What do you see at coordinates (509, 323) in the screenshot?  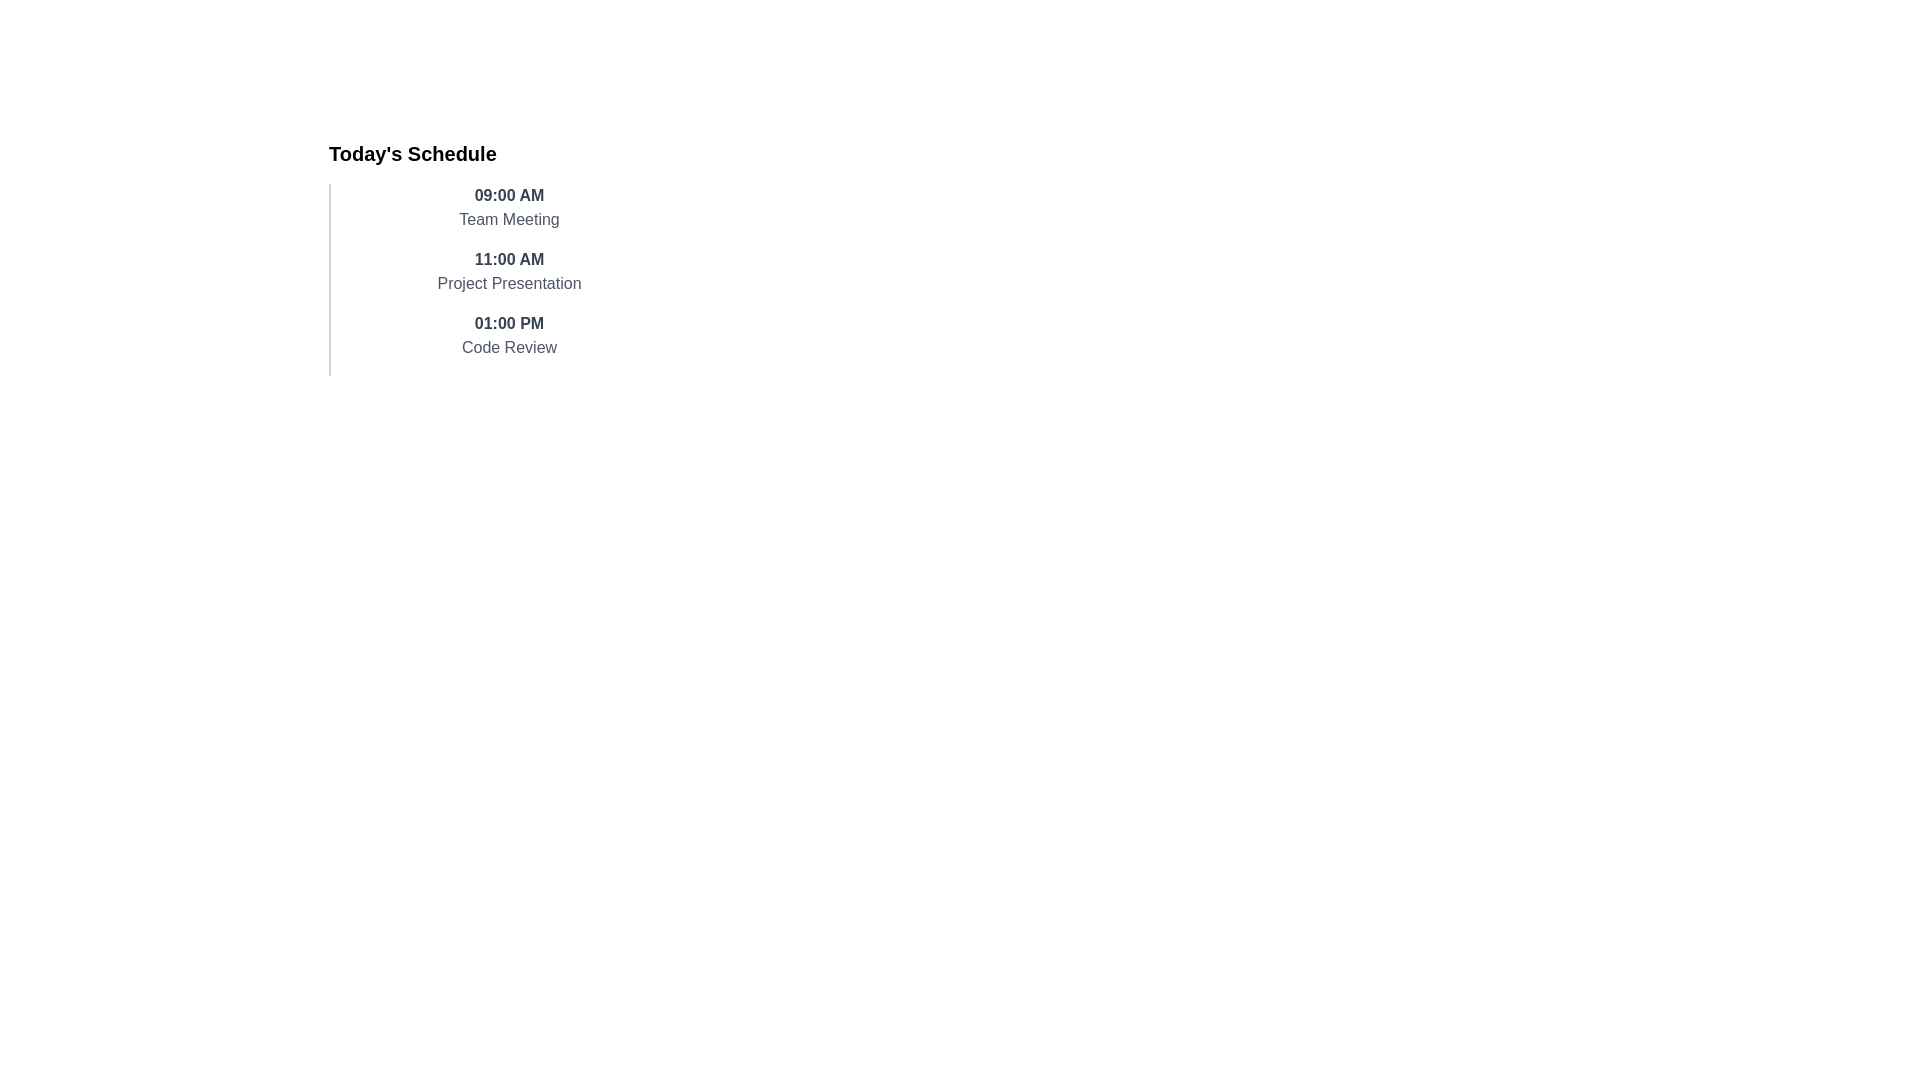 I see `the time label indicating the scheduled time for the 'Code Review' event, located between '11:00 AM' and the 'Code Review' text` at bounding box center [509, 323].